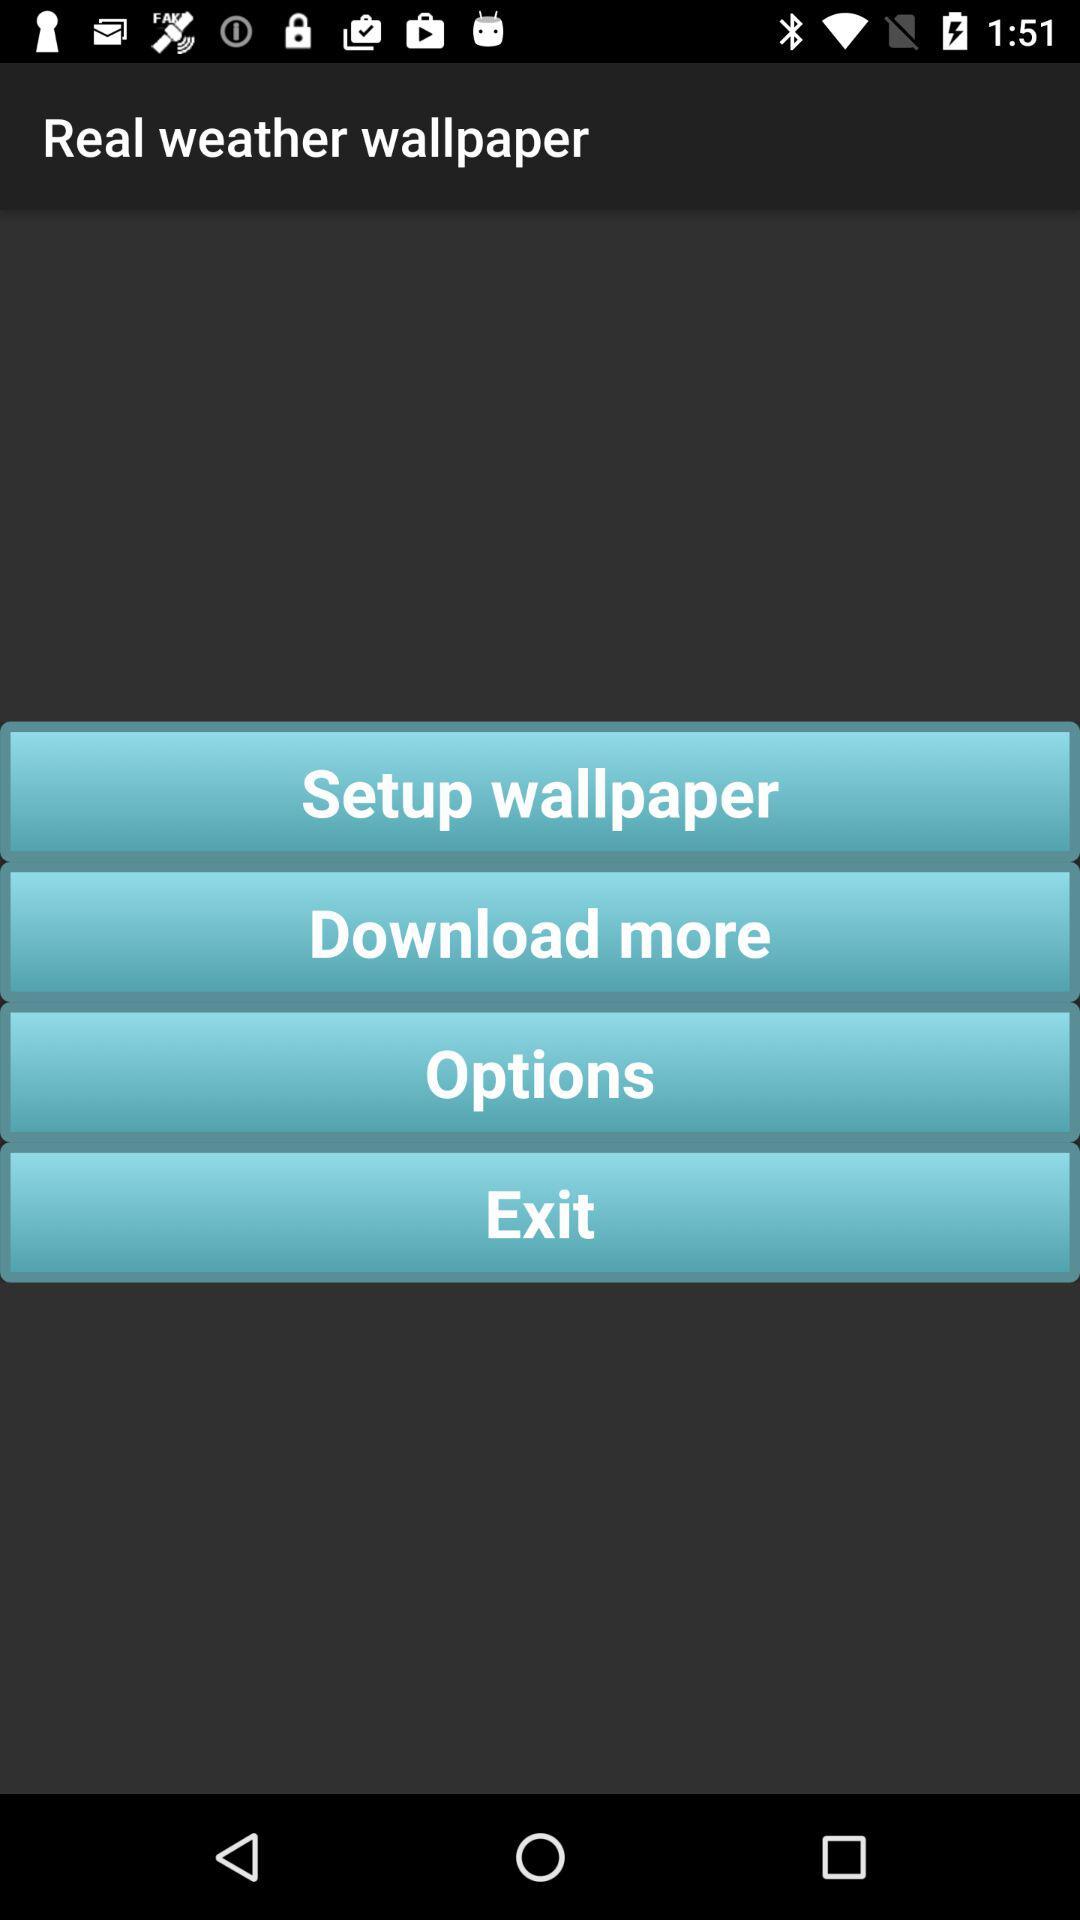 The height and width of the screenshot is (1920, 1080). Describe the element at coordinates (540, 930) in the screenshot. I see `the download more button` at that location.